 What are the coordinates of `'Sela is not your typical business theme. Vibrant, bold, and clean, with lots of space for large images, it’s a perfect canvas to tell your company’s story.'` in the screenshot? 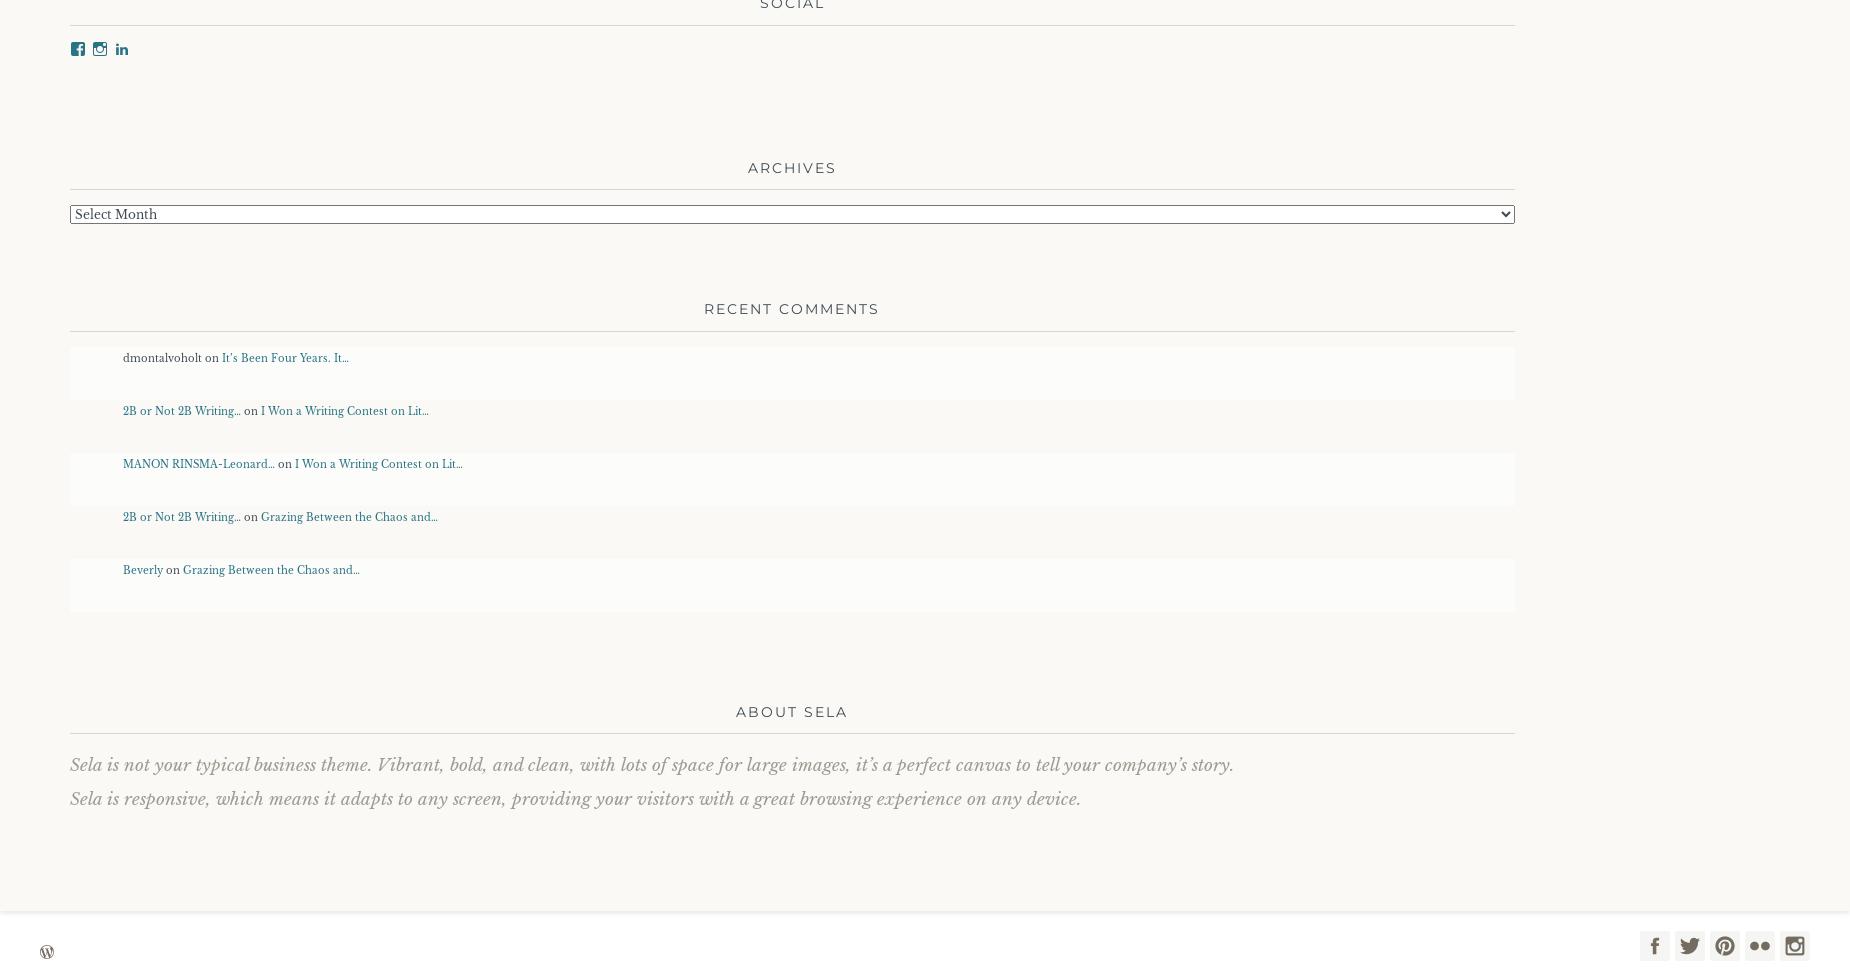 It's located at (651, 765).